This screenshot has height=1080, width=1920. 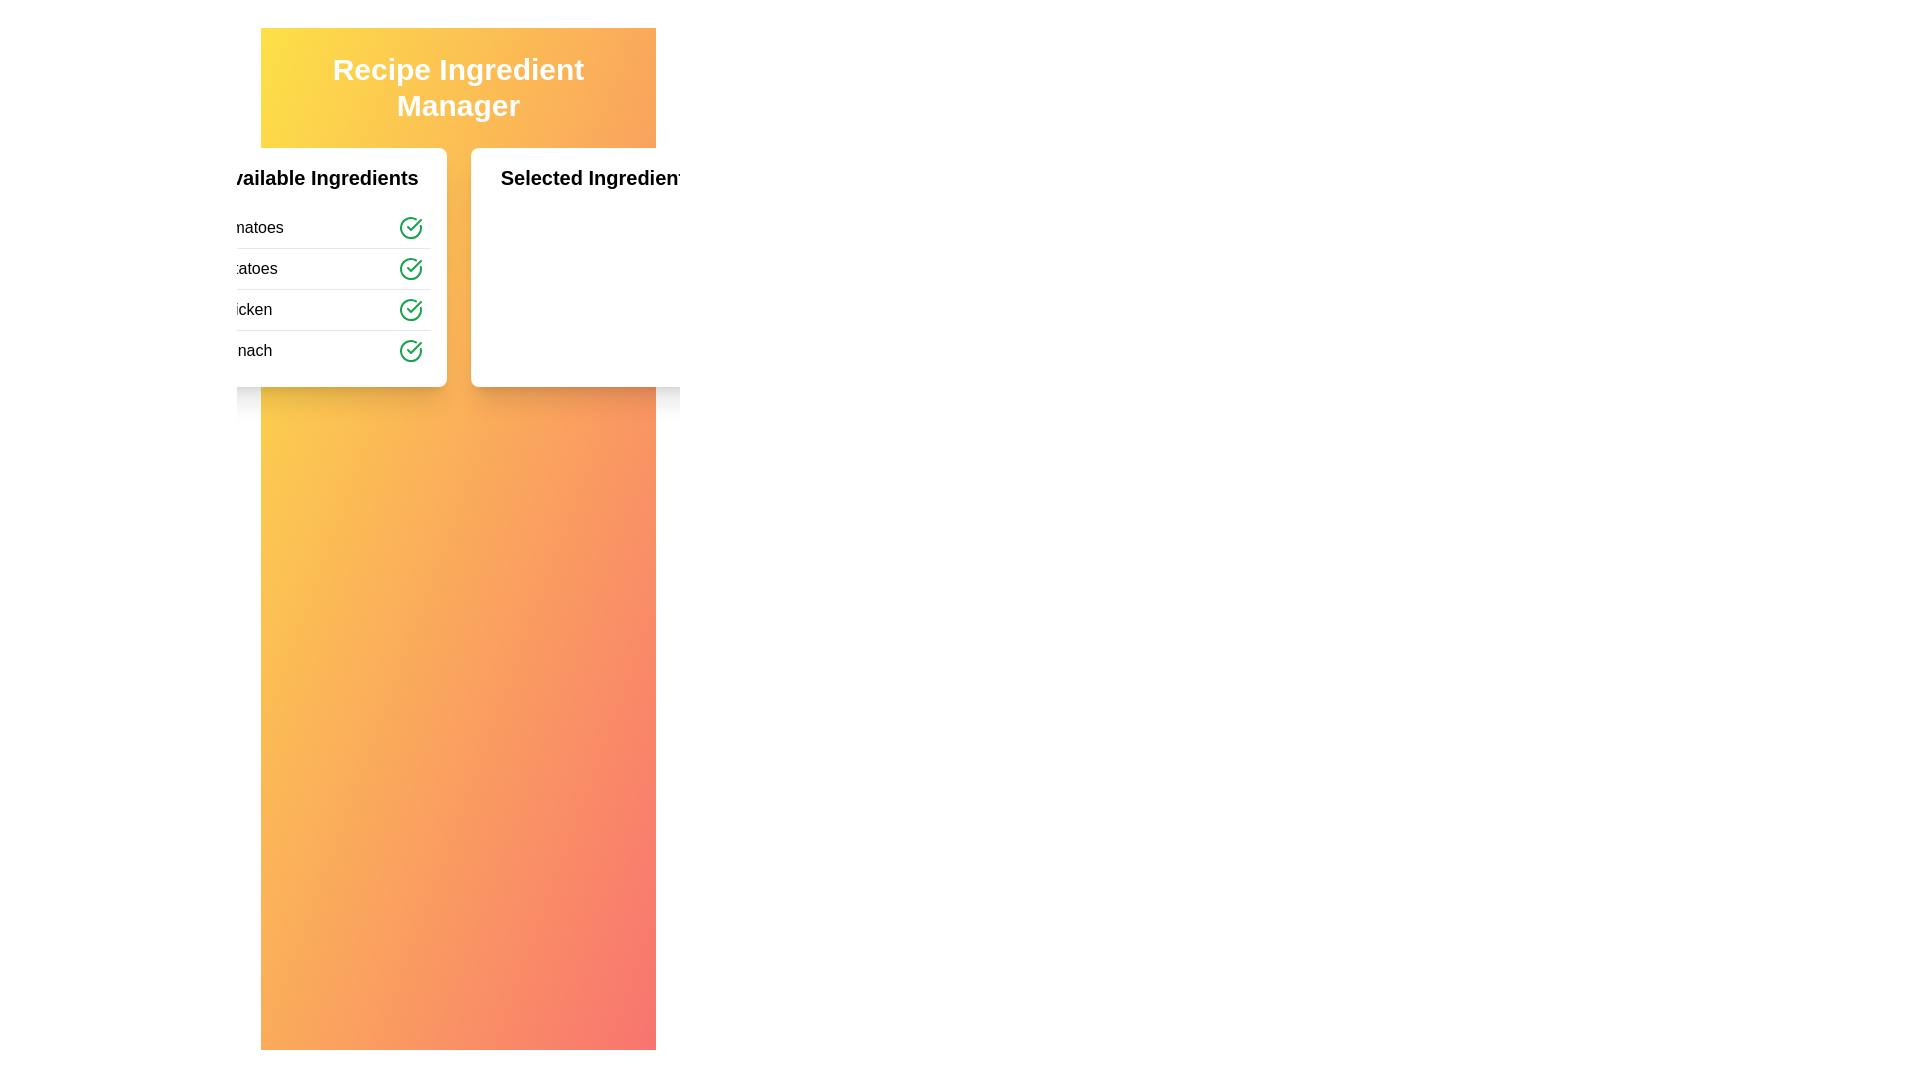 What do you see at coordinates (409, 226) in the screenshot?
I see `green check icon next to Tomatoes to add it to the selected list` at bounding box center [409, 226].